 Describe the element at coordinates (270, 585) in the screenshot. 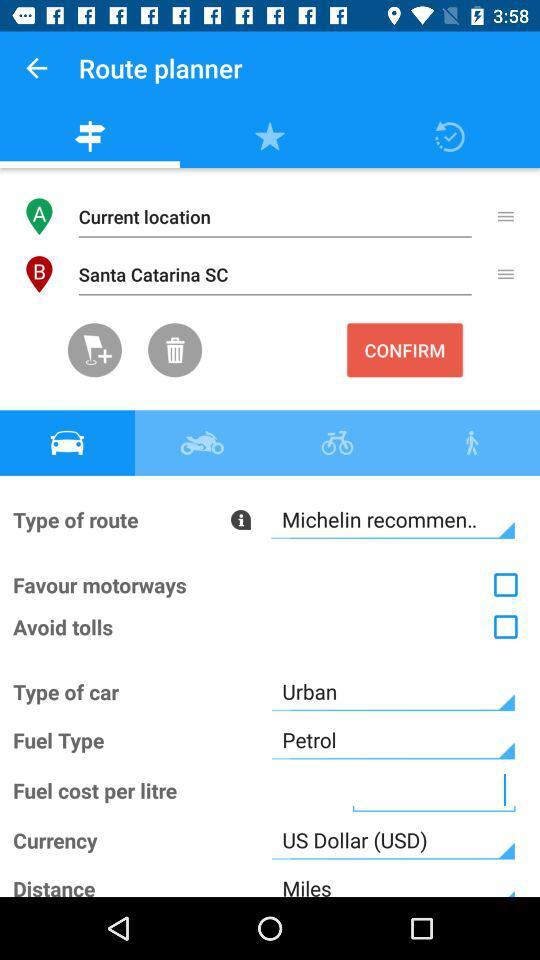

I see `second option below the car icon` at that location.